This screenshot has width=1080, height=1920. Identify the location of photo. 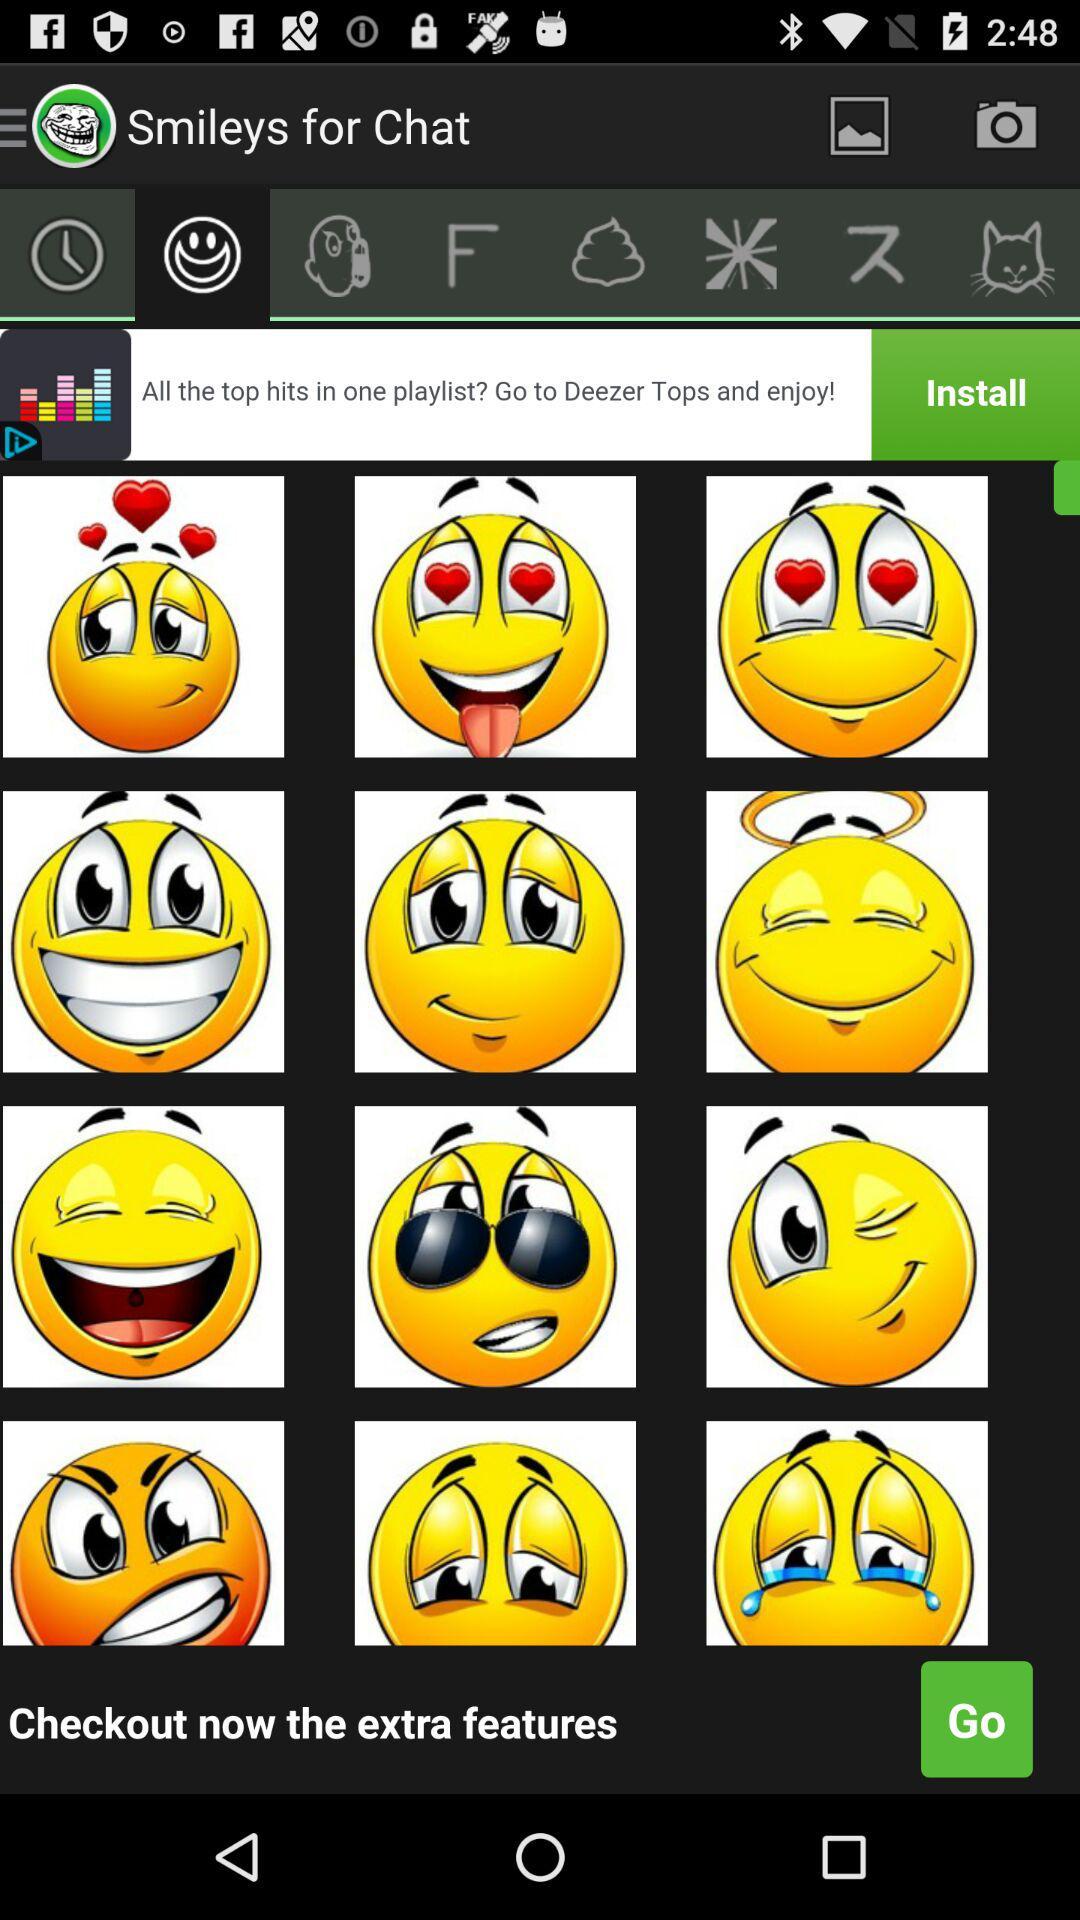
(1006, 124).